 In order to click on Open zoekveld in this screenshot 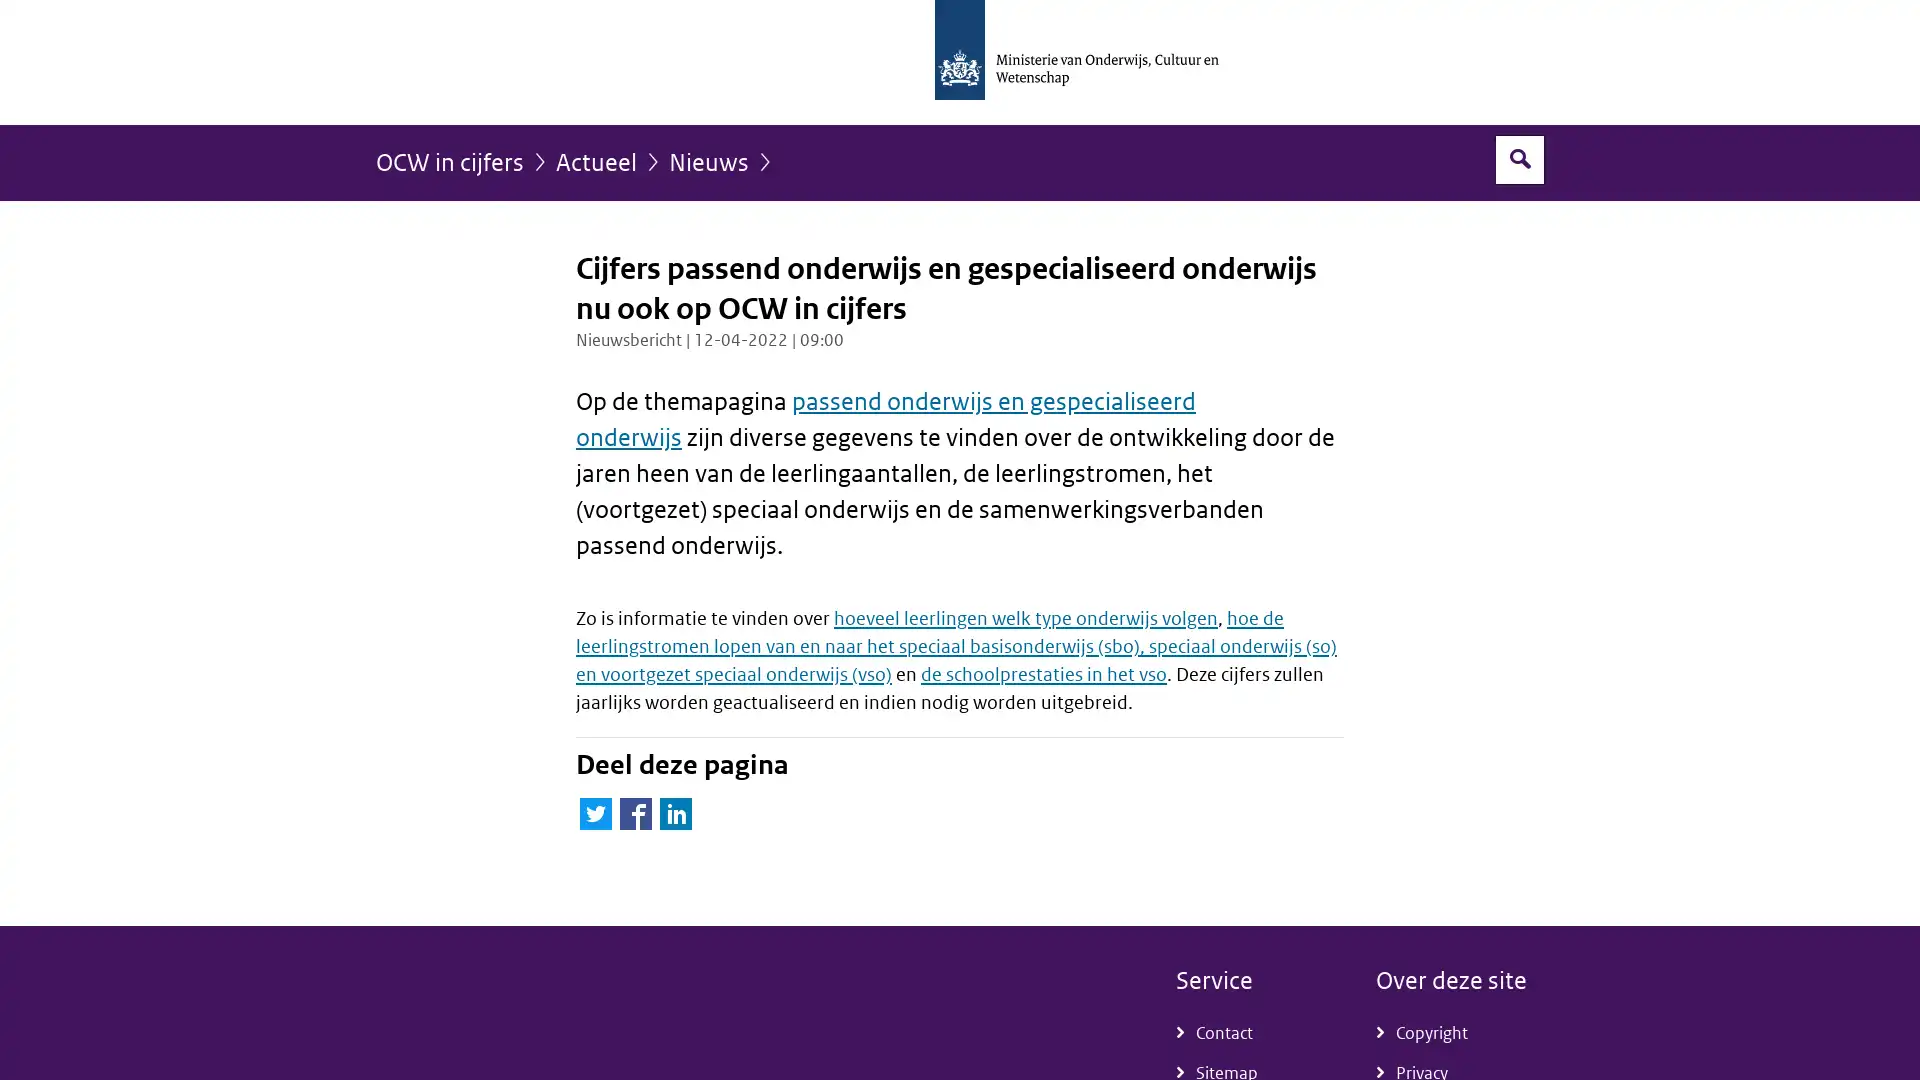, I will do `click(1520, 158)`.